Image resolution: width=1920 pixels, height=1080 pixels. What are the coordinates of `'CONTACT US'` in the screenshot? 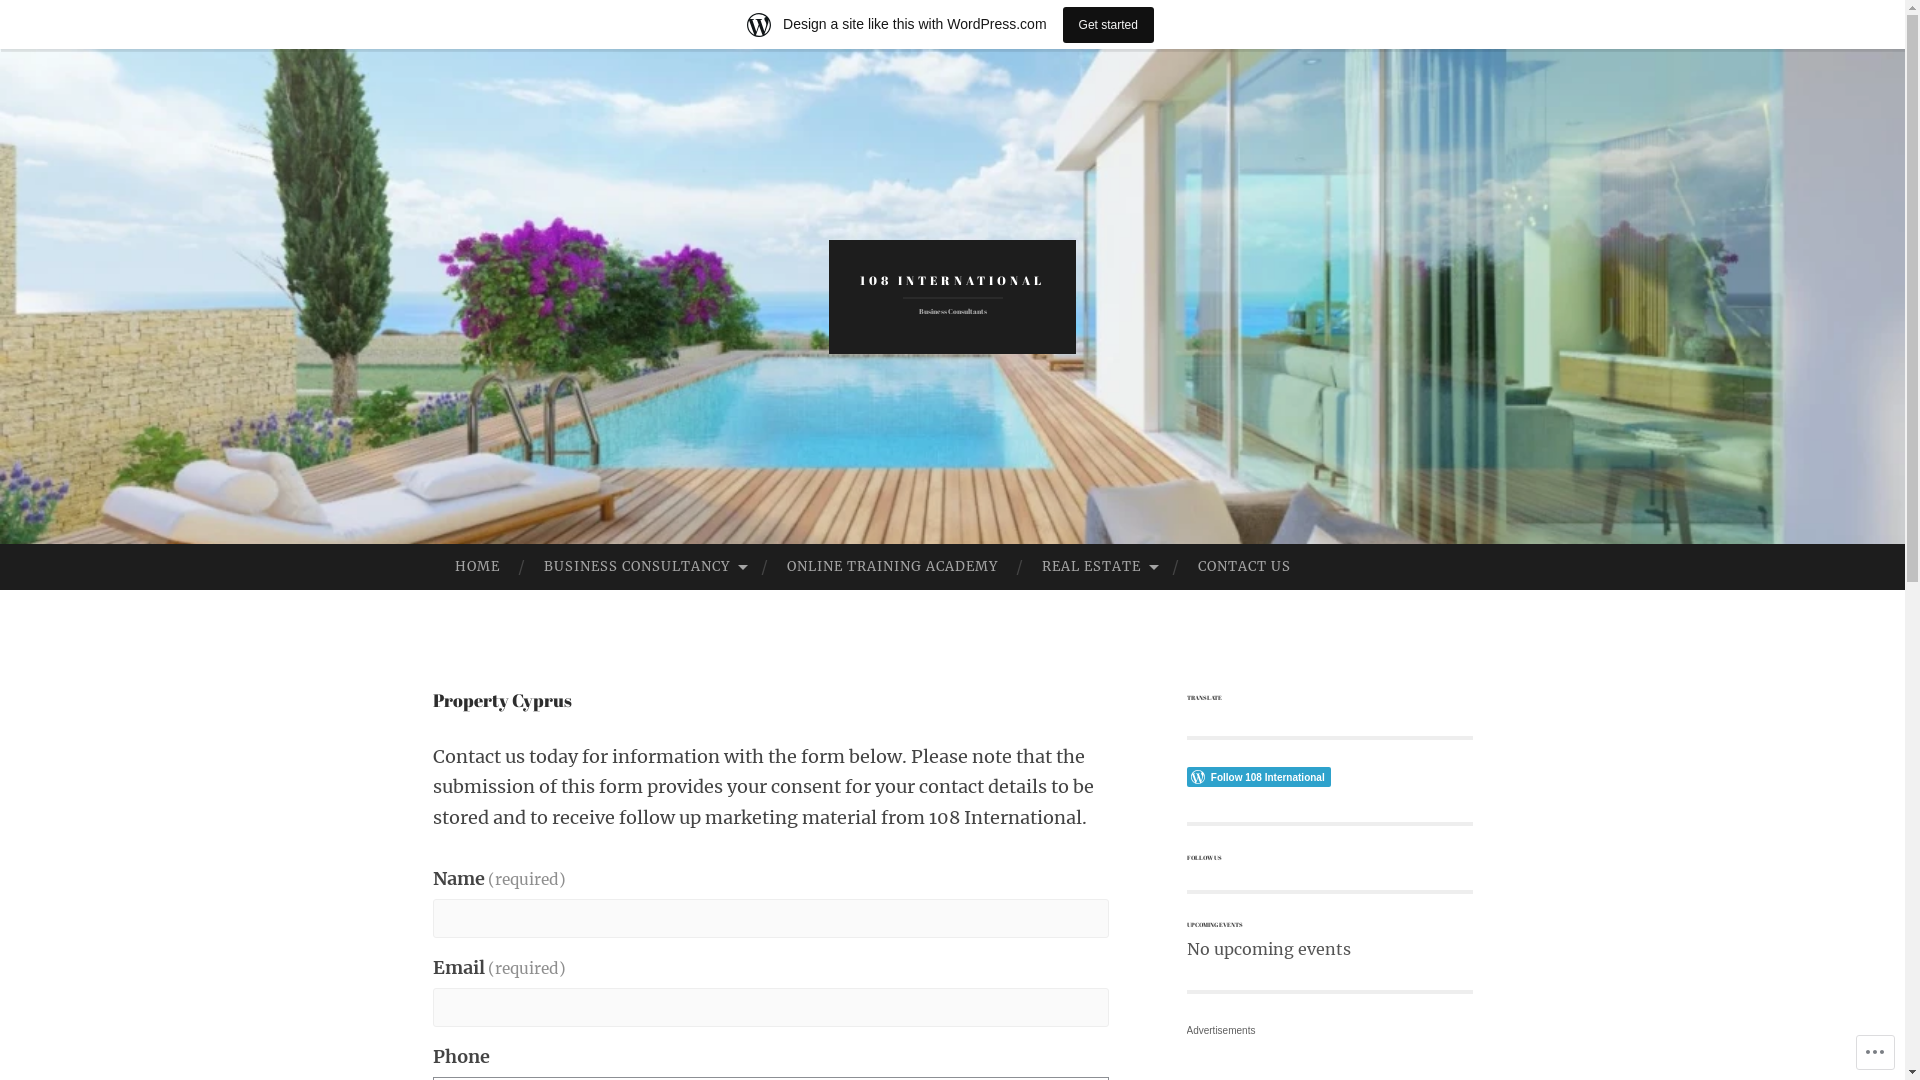 It's located at (1243, 567).